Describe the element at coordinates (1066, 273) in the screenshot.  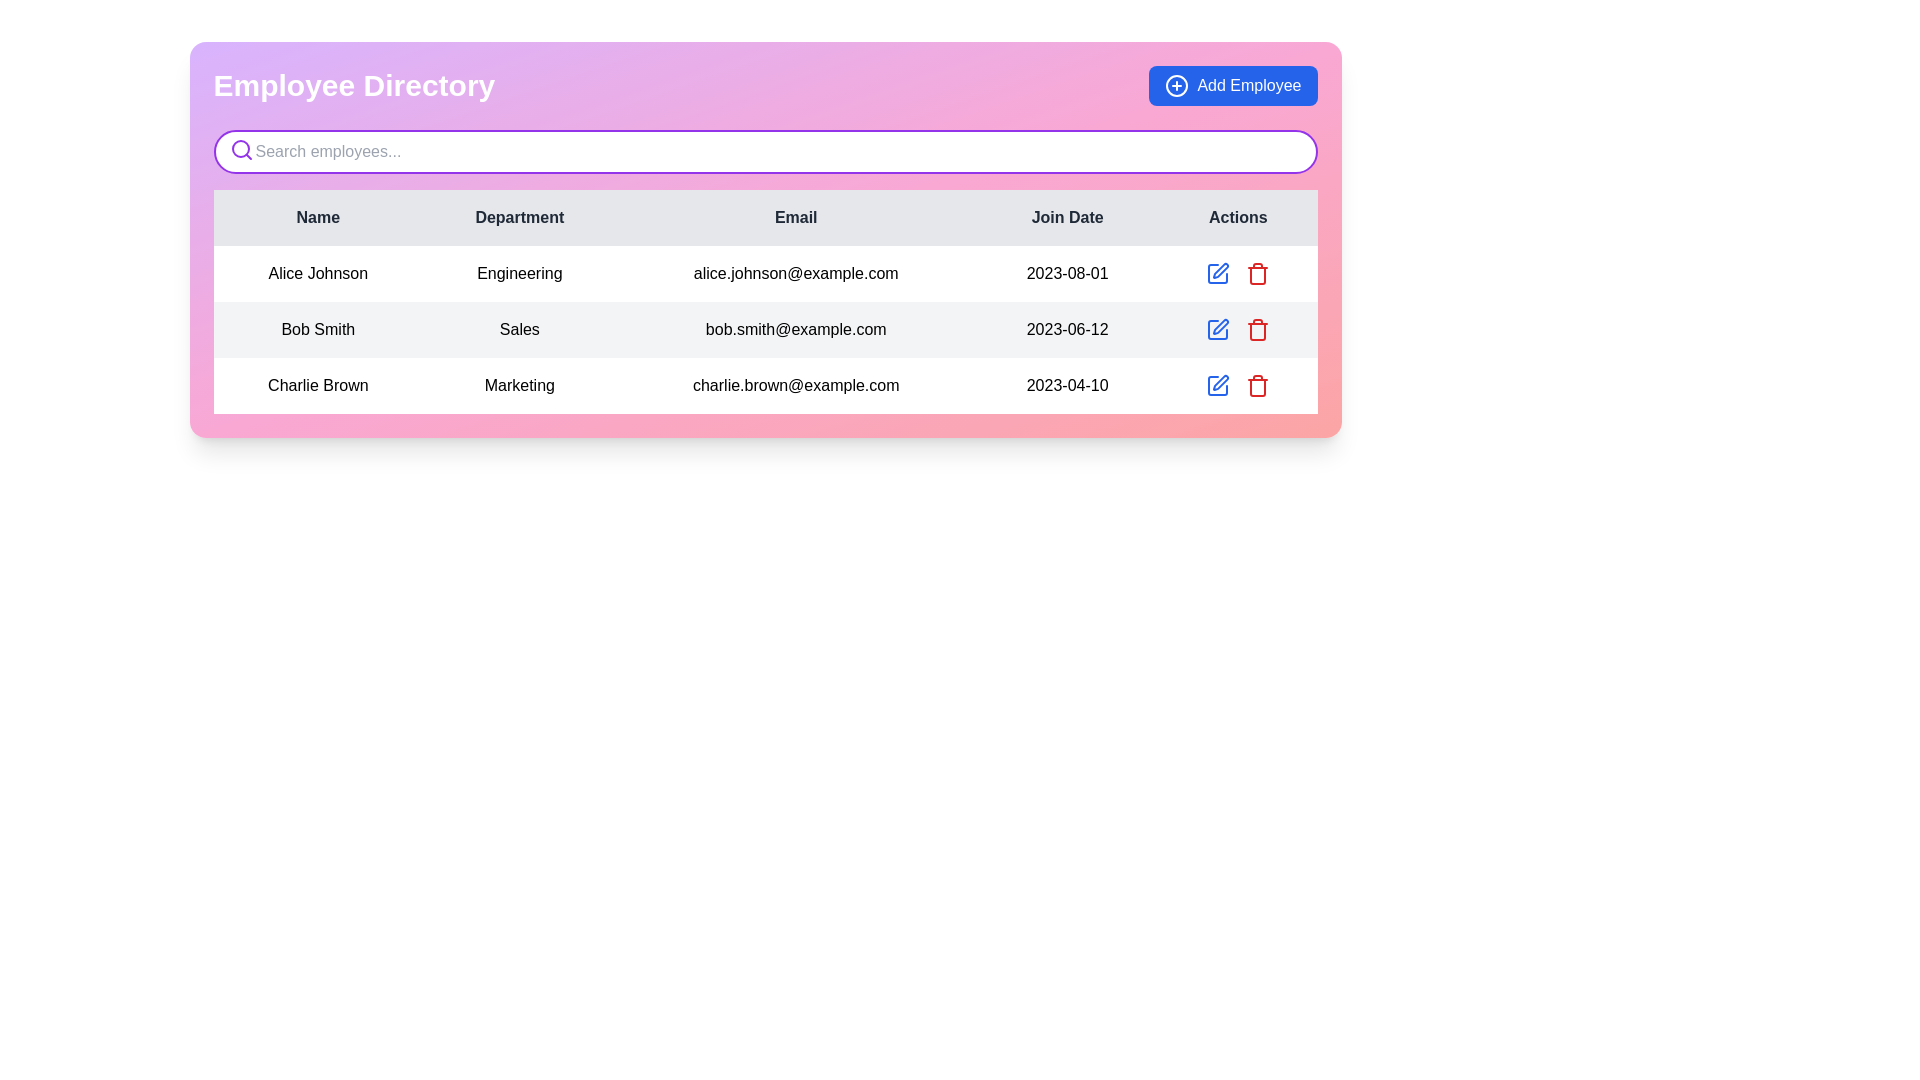
I see `text label displaying the date '2023-08-01' located in the fourth column of the first row under the 'Join Date' header in the table` at that location.